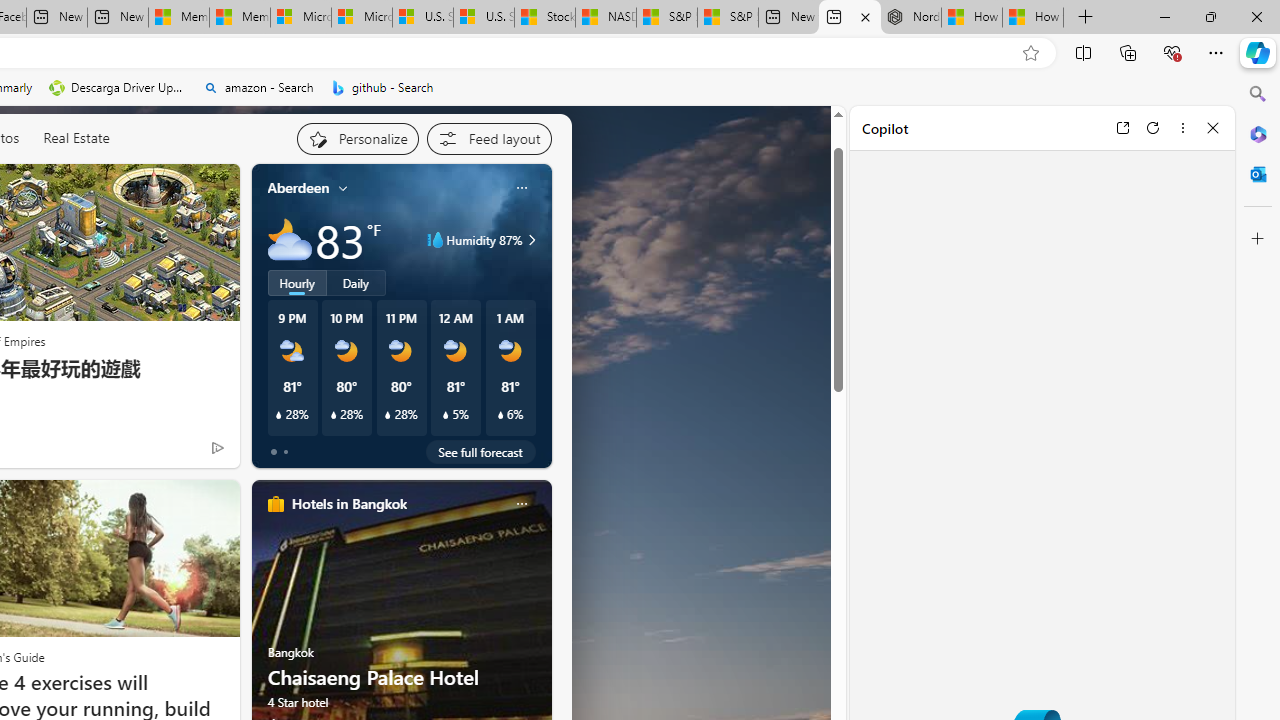 This screenshot has width=1280, height=720. Describe the element at coordinates (1033, 17) in the screenshot. I see `'How to Use a Monitor With Your Closed Laptop'` at that location.